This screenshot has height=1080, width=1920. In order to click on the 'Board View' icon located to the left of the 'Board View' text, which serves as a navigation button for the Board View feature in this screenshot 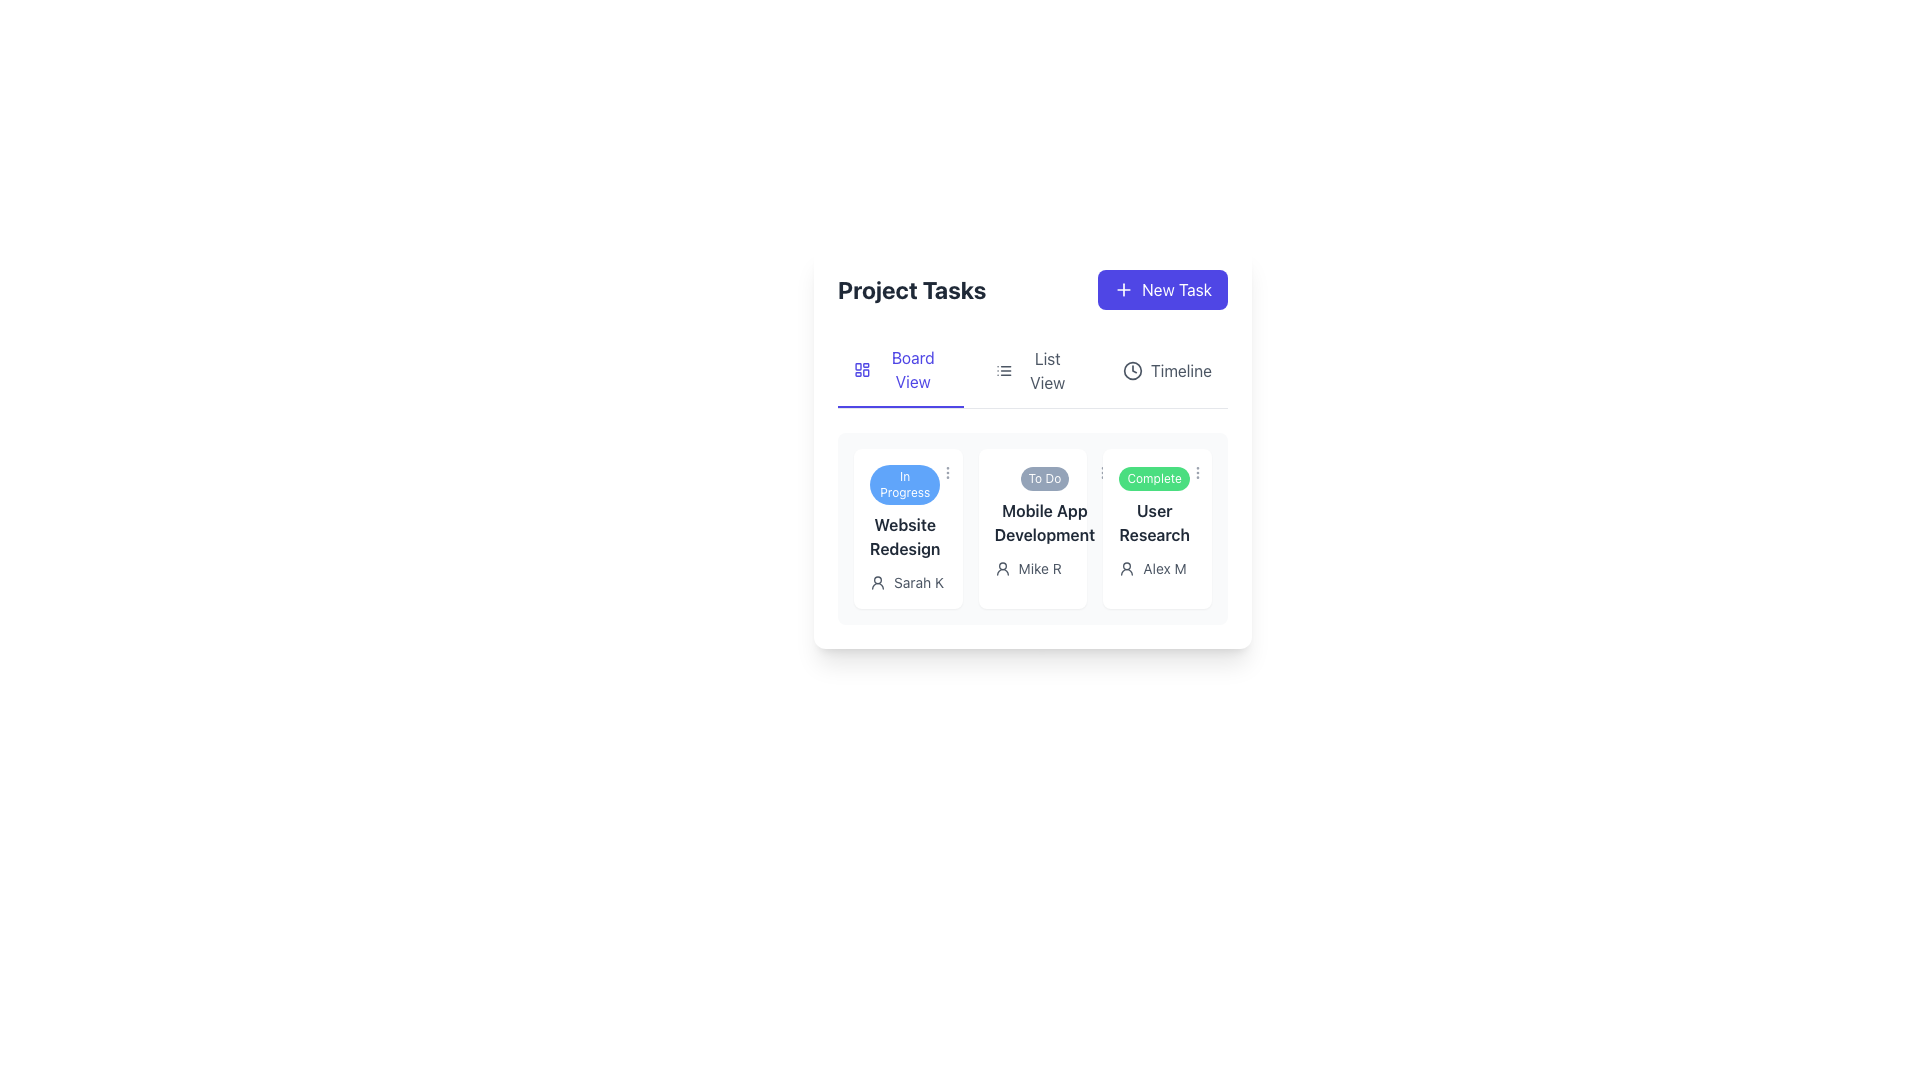, I will do `click(862, 370)`.